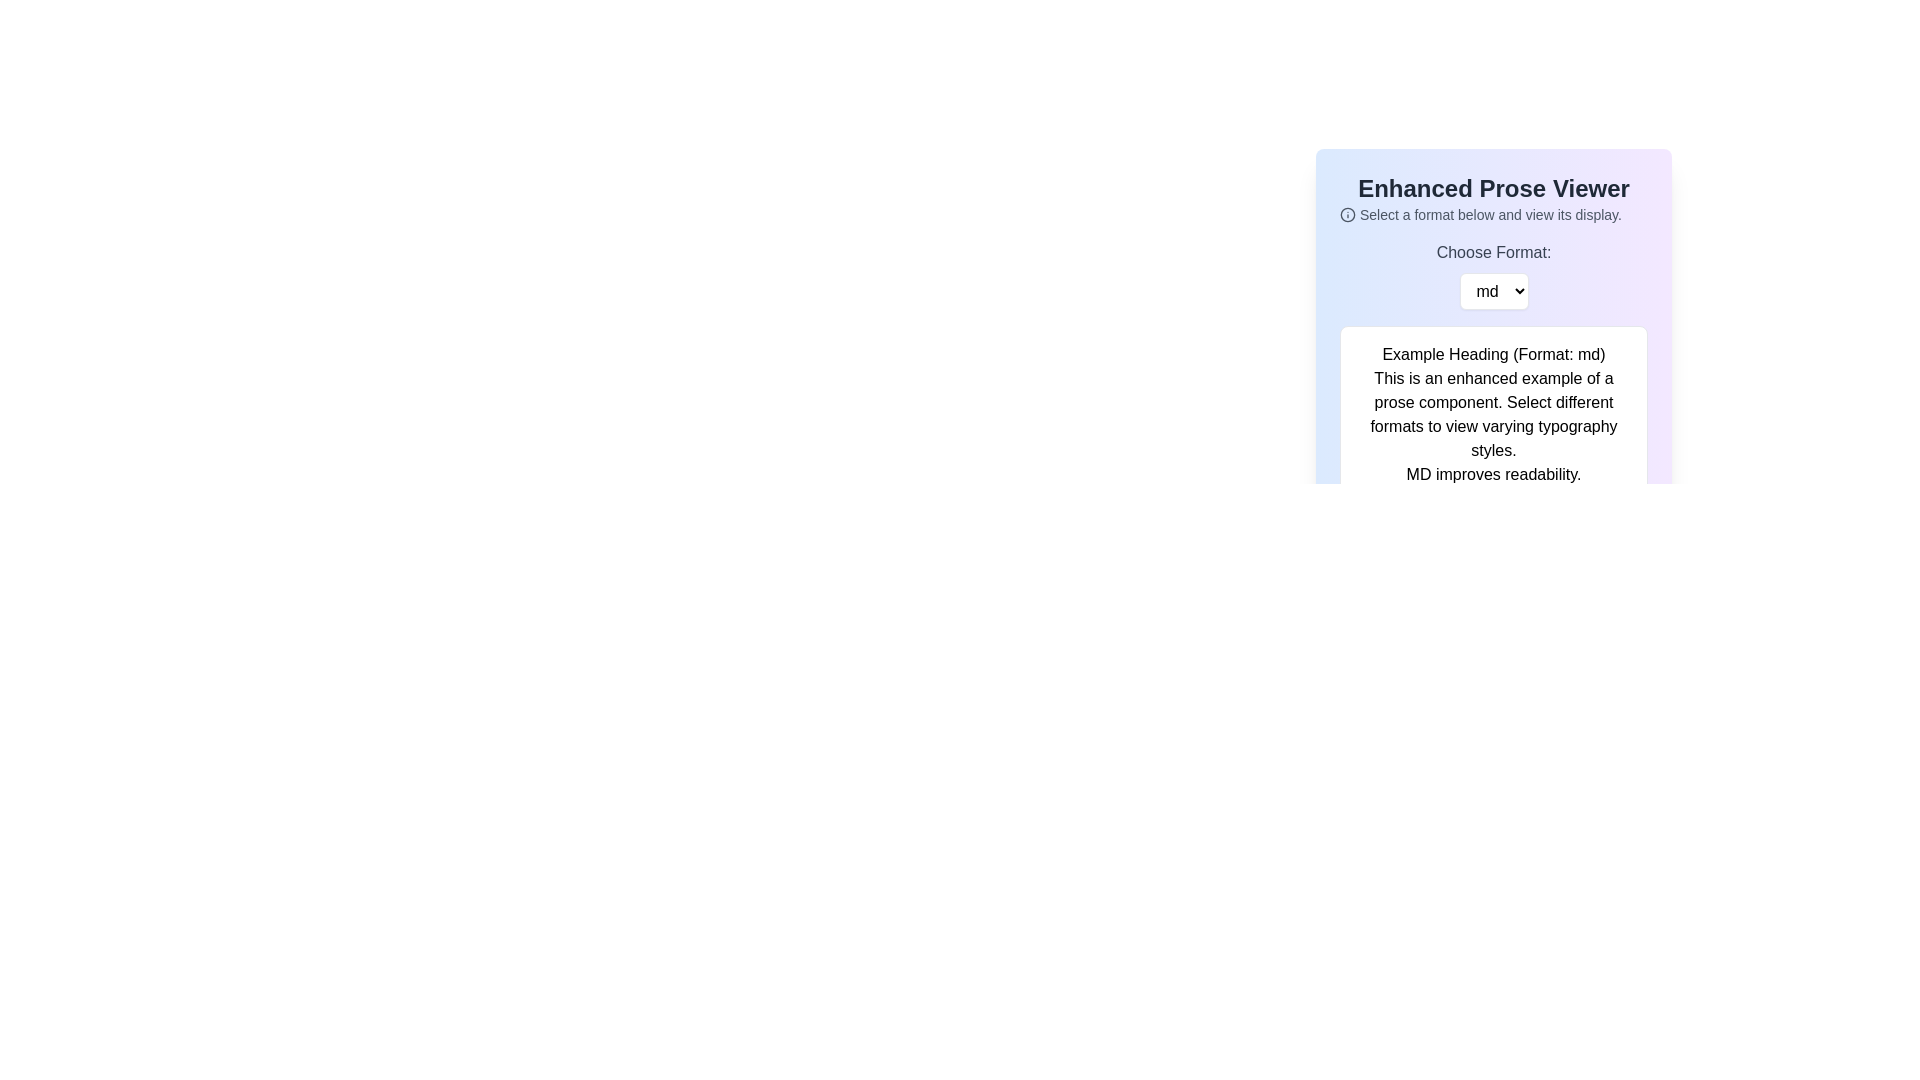 The width and height of the screenshot is (1920, 1080). Describe the element at coordinates (1493, 274) in the screenshot. I see `the Dropdown menu located beneath the 'Choose Format:' label` at that location.